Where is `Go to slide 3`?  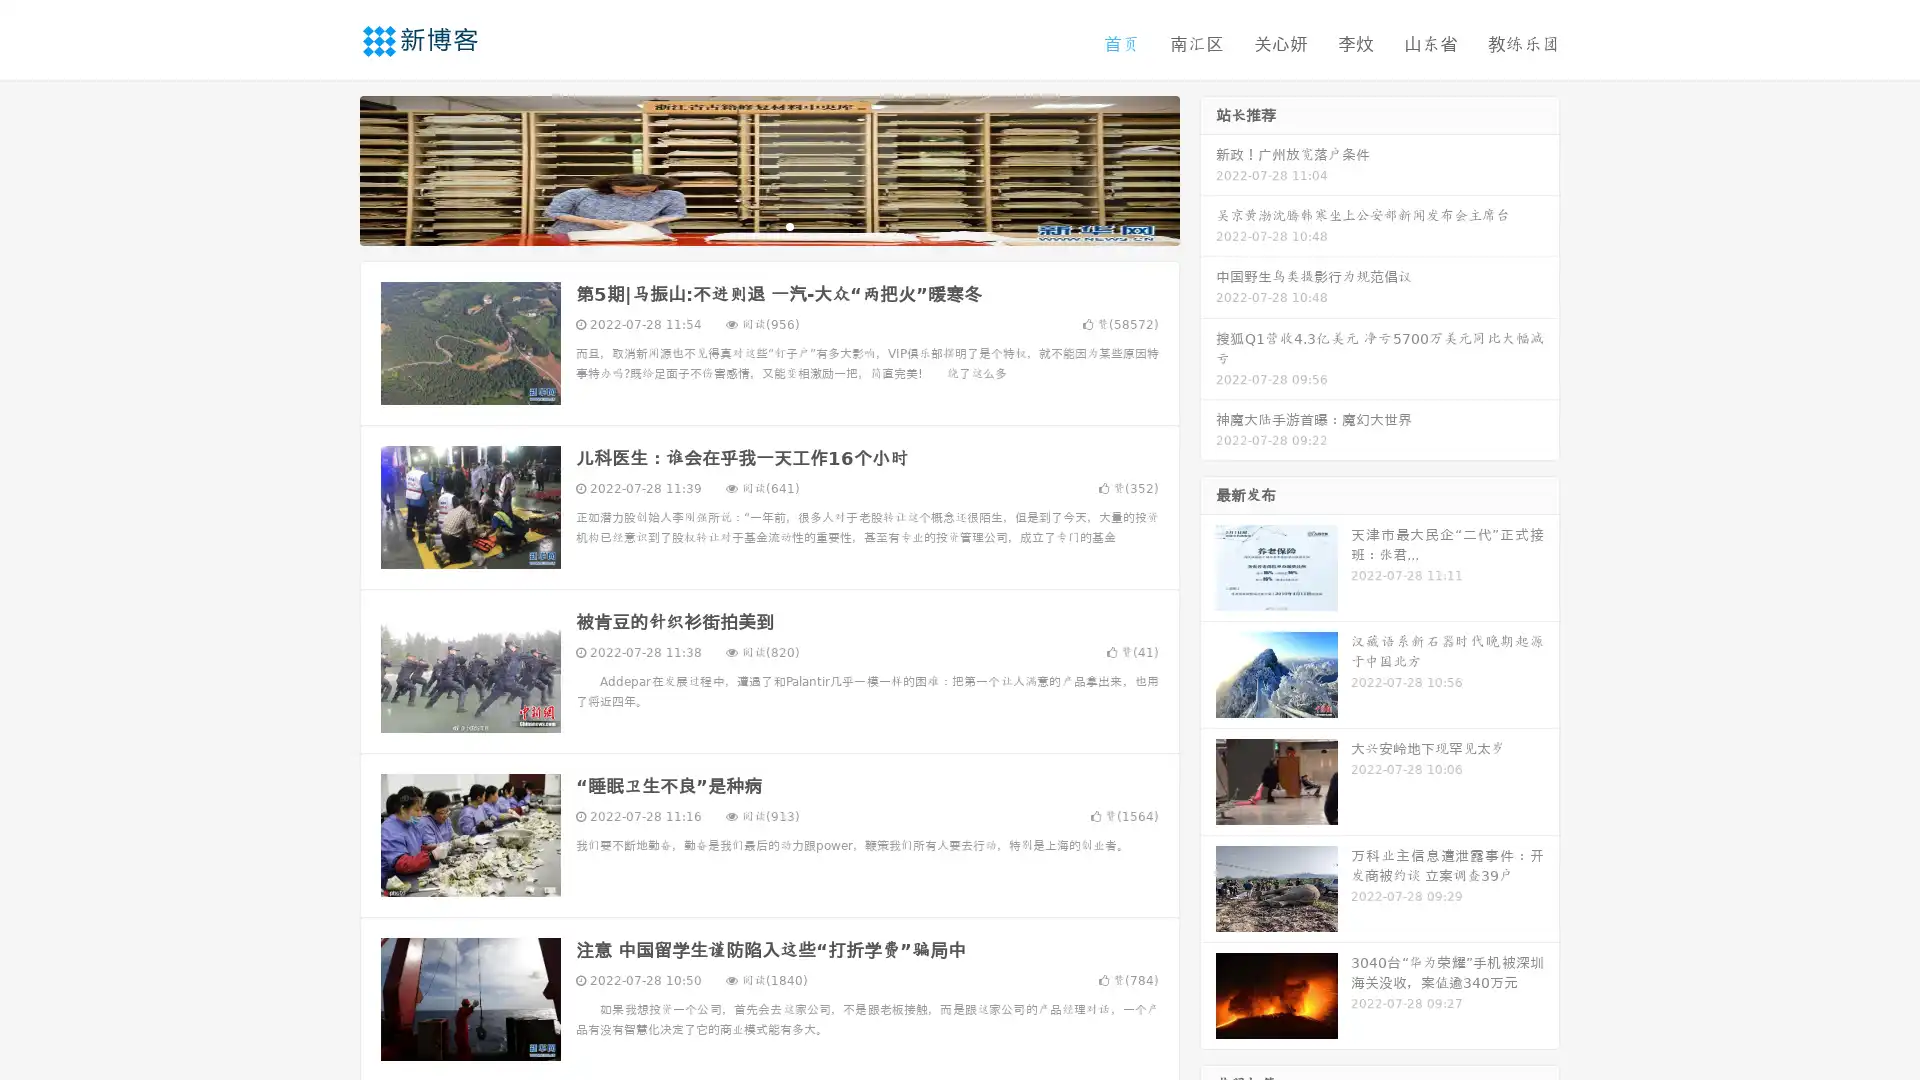
Go to slide 3 is located at coordinates (789, 225).